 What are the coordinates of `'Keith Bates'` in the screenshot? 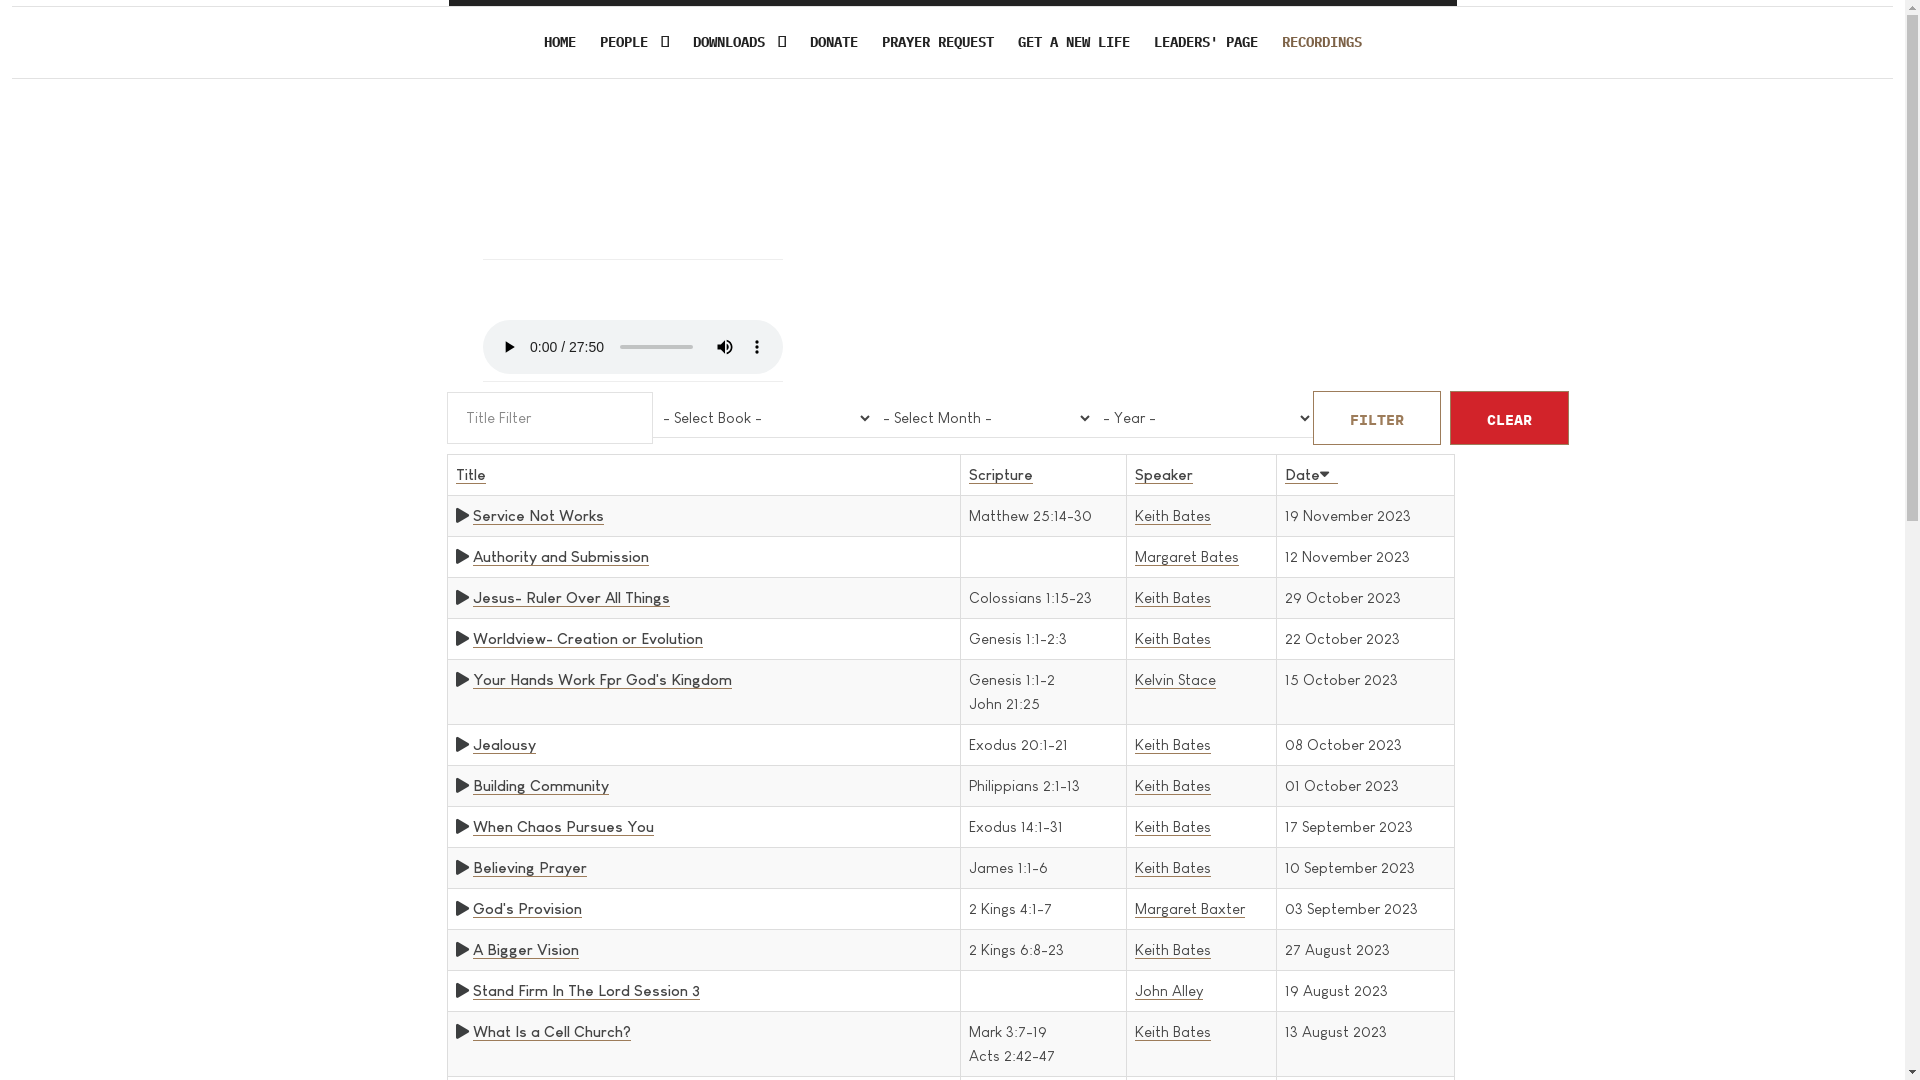 It's located at (1172, 515).